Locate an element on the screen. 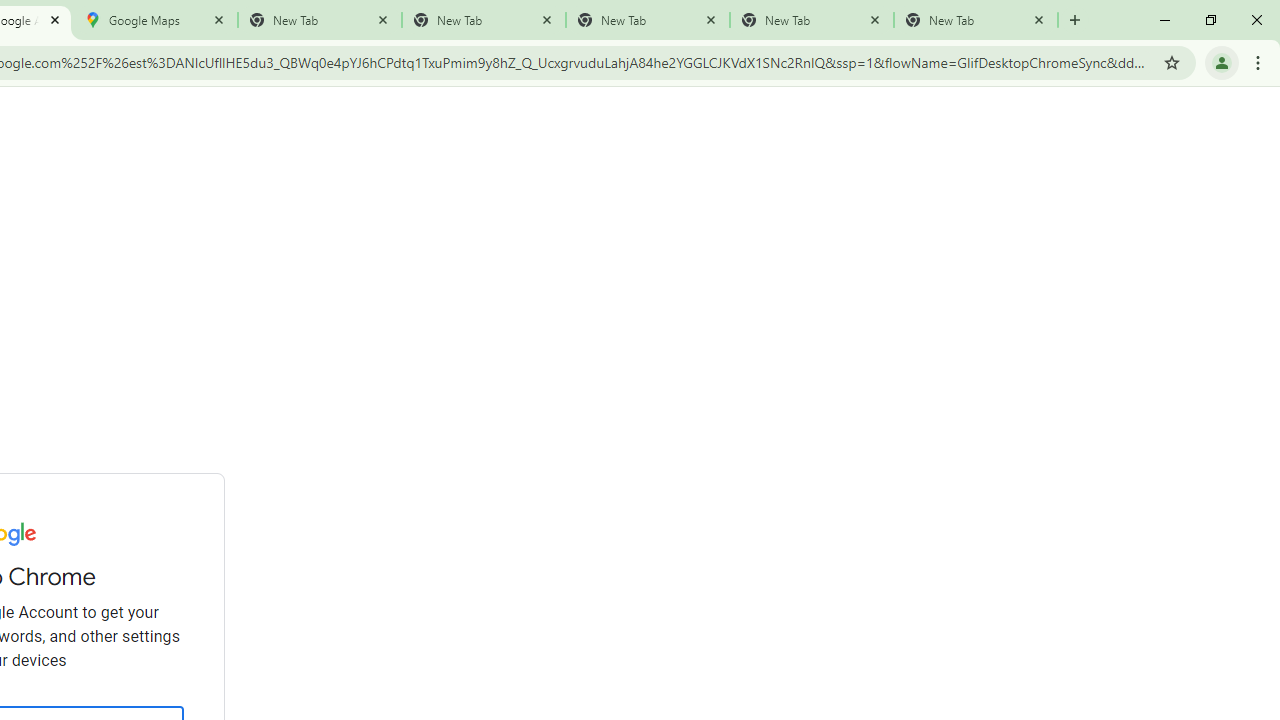 The image size is (1280, 720). 'Google Maps' is located at coordinates (155, 20).